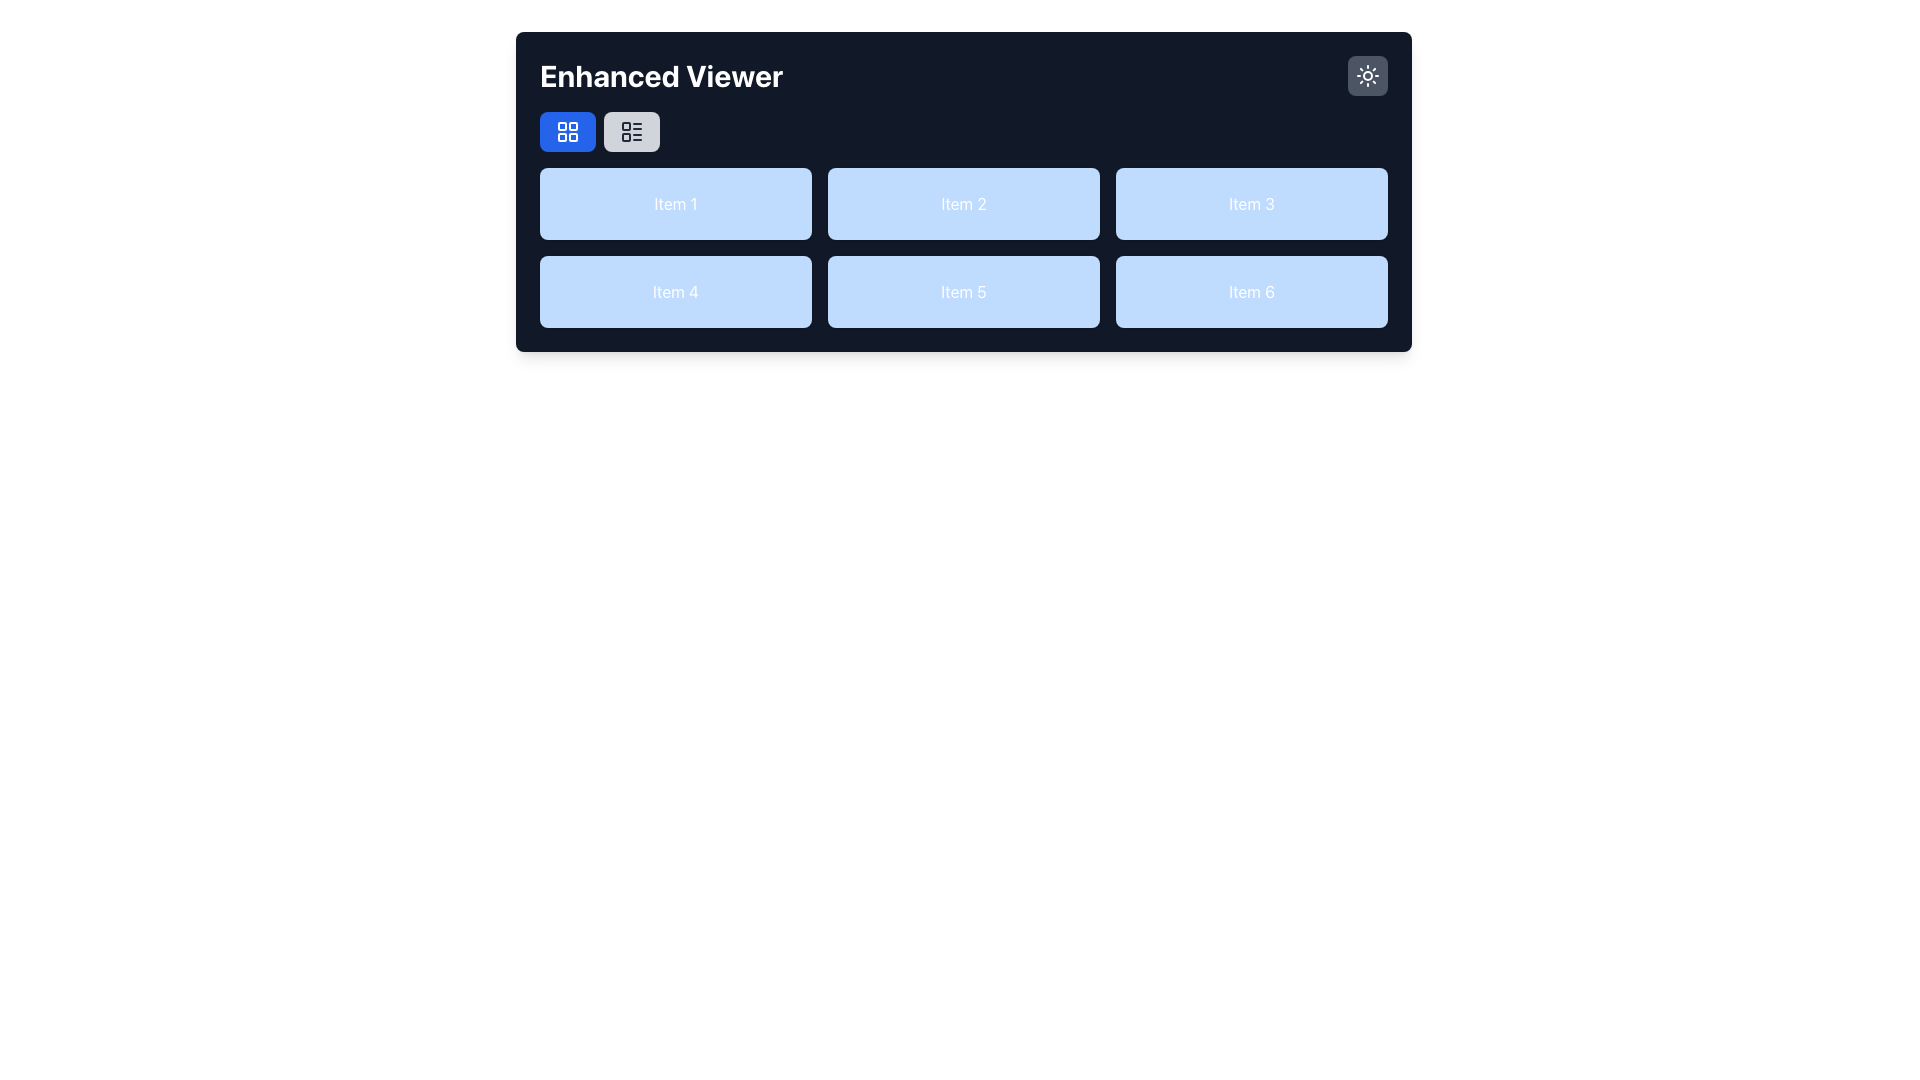  I want to click on the icon button resembling a list layout to switch to the list layout view, so click(631, 131).